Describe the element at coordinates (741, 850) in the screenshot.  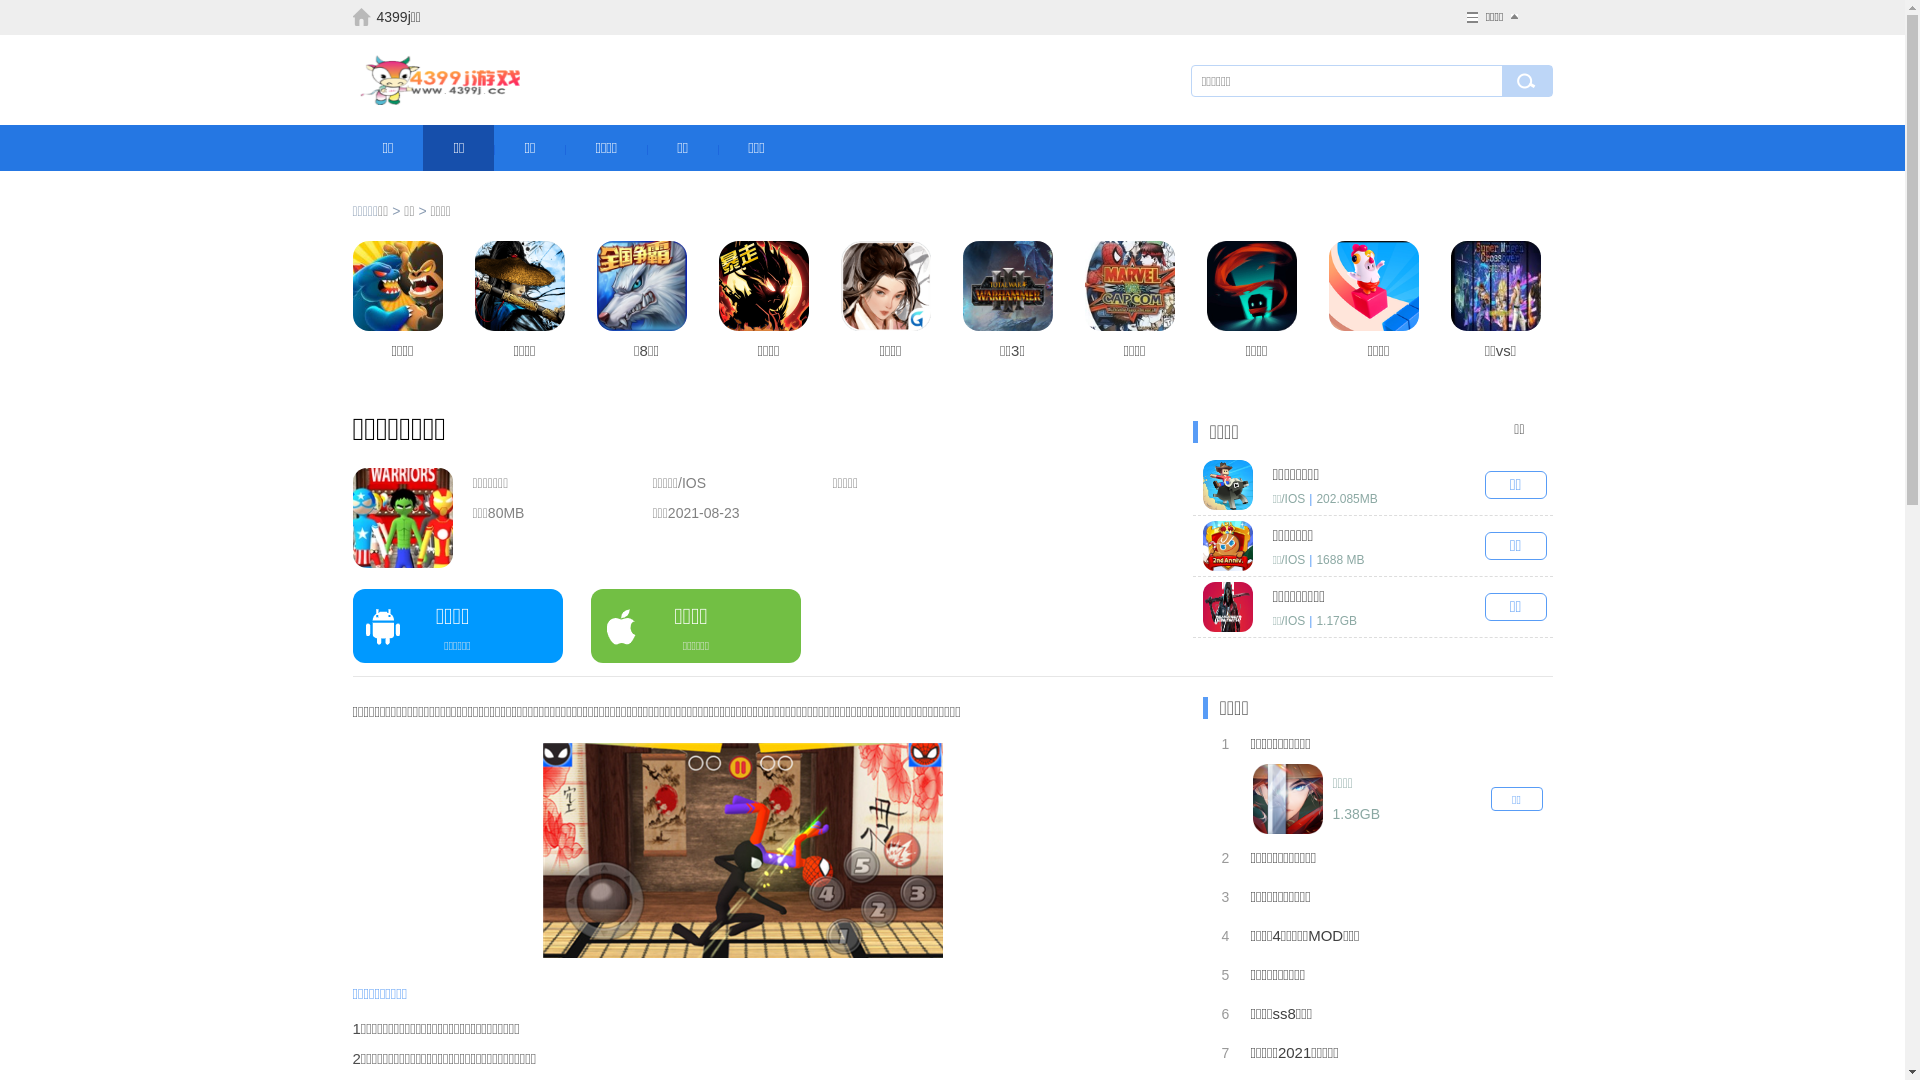
I see `'75b8dbb9ab32ddda7c7b0a6115f81381.png'` at that location.